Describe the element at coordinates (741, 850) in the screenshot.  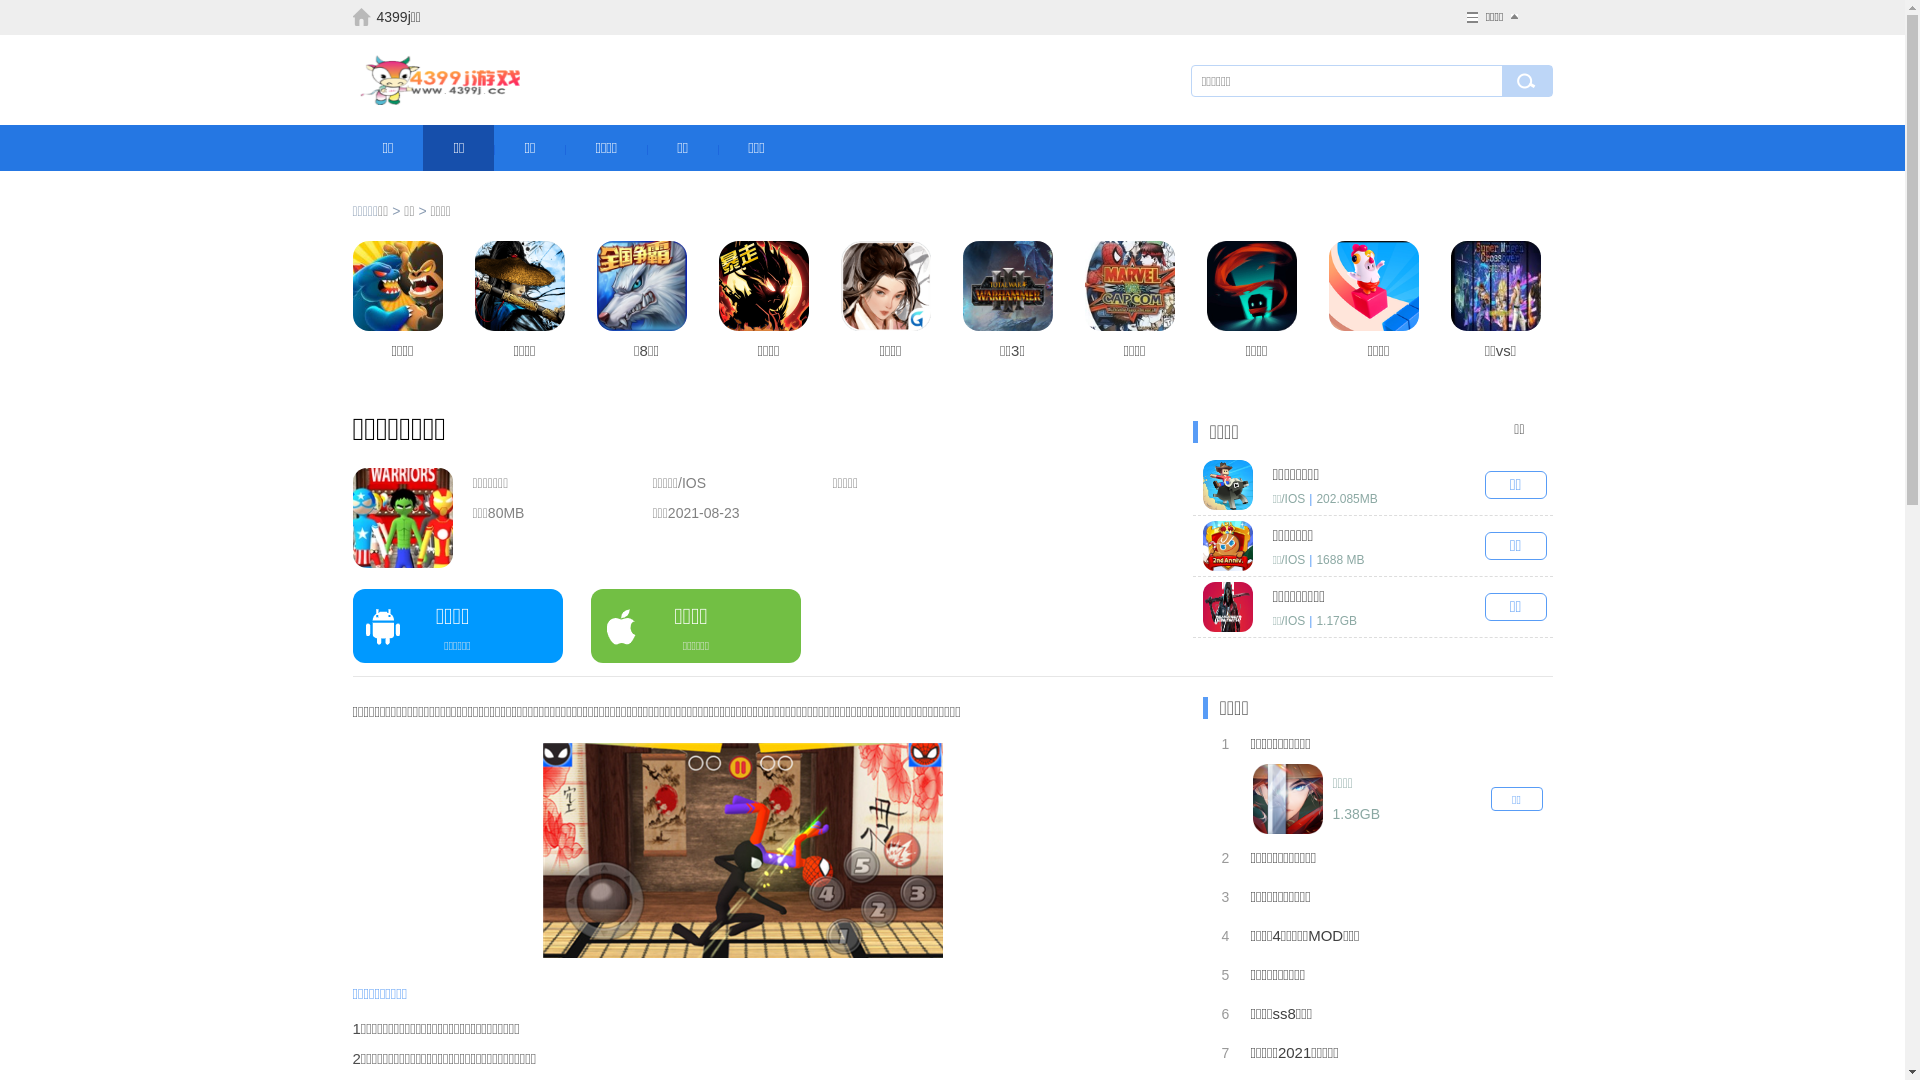
I see `'75b8dbb9ab32ddda7c7b0a6115f81381.png'` at that location.